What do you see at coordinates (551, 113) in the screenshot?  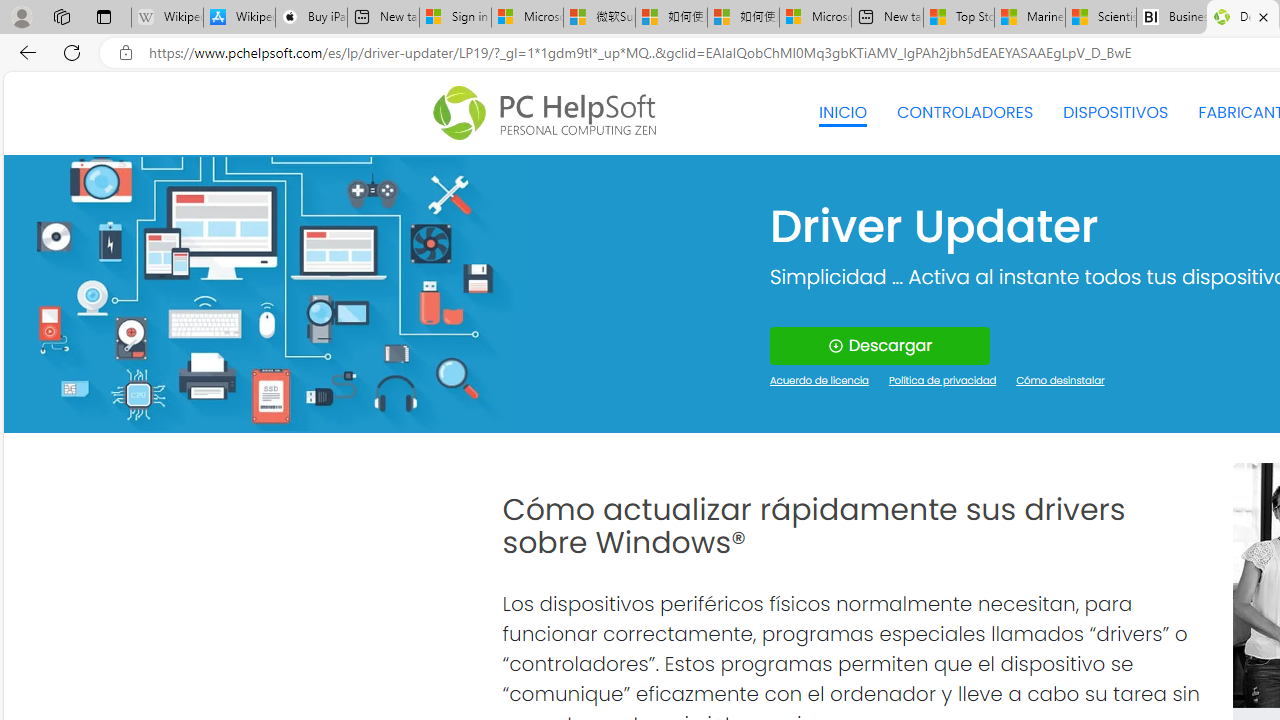 I see `'Logo Personal Computing'` at bounding box center [551, 113].